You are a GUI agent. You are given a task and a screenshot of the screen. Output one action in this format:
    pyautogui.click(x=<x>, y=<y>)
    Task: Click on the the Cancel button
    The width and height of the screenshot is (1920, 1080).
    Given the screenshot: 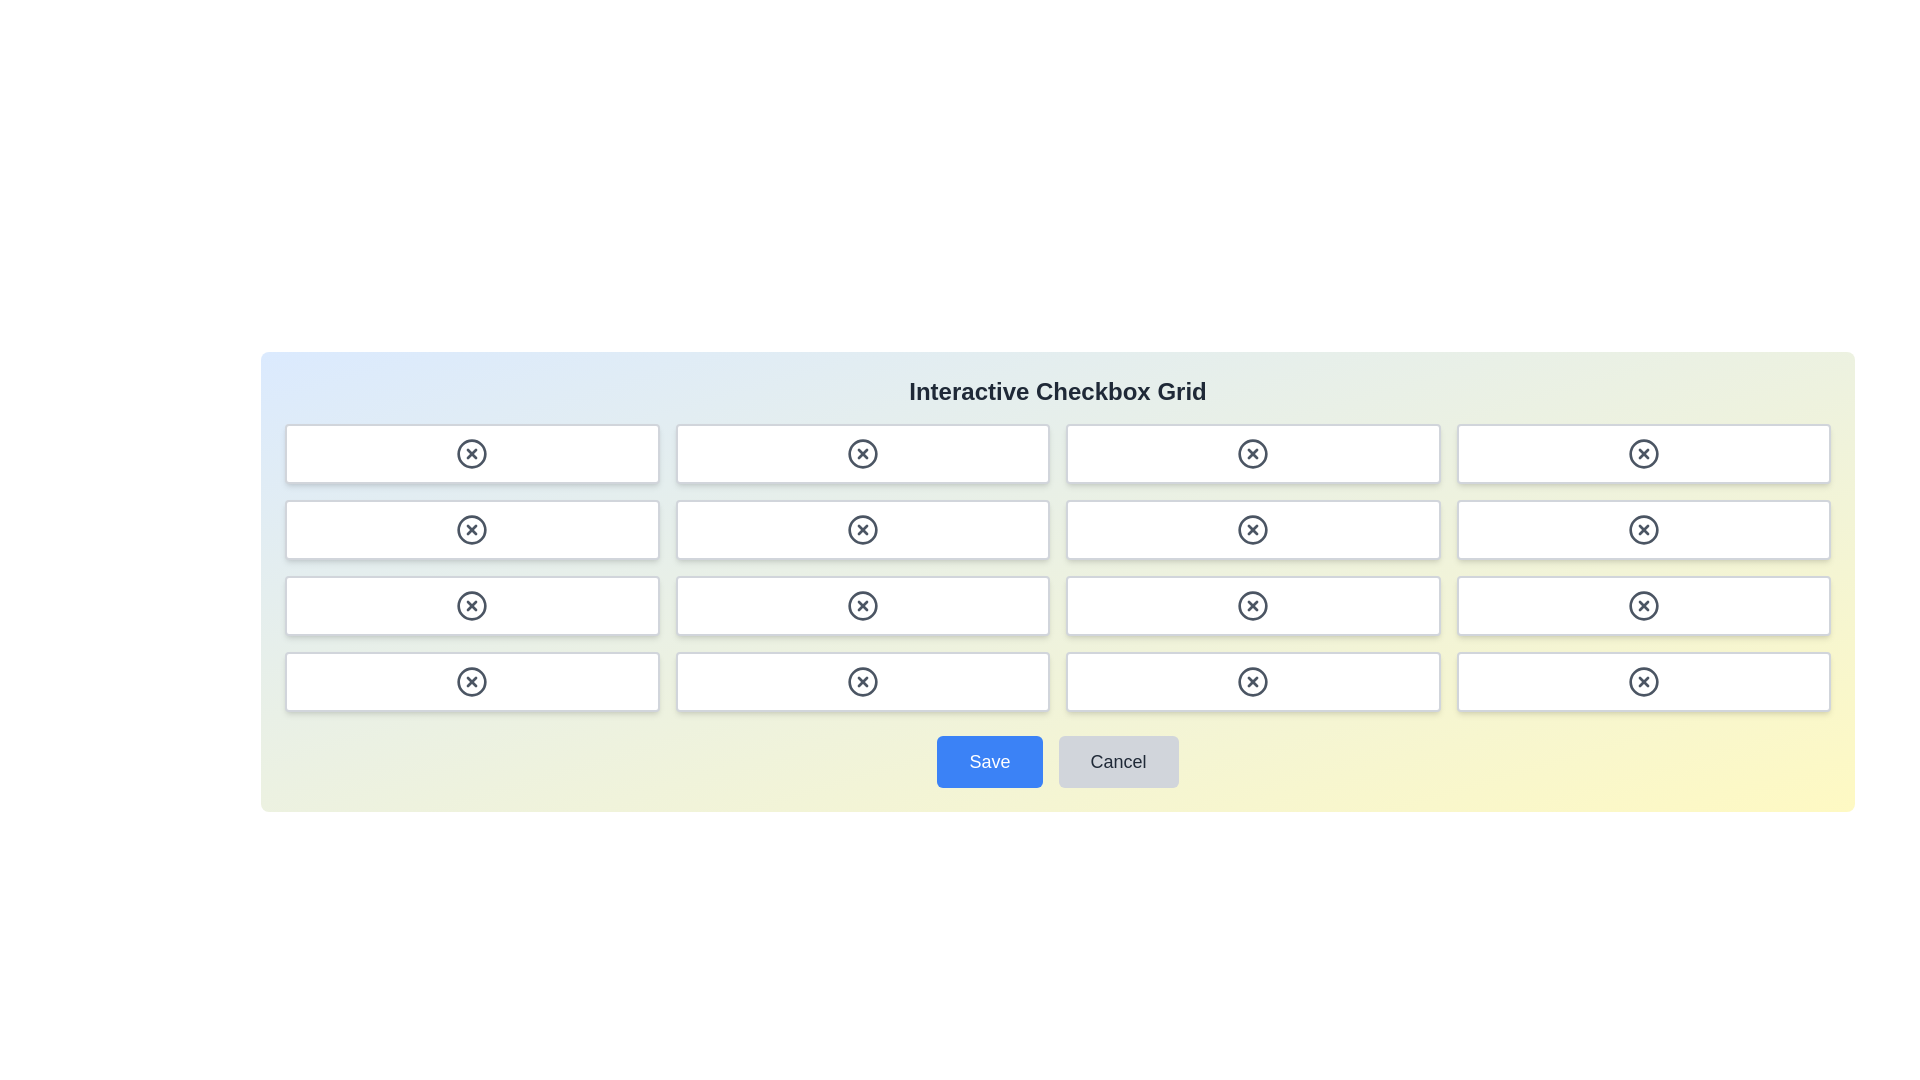 What is the action you would take?
    pyautogui.click(x=1117, y=762)
    